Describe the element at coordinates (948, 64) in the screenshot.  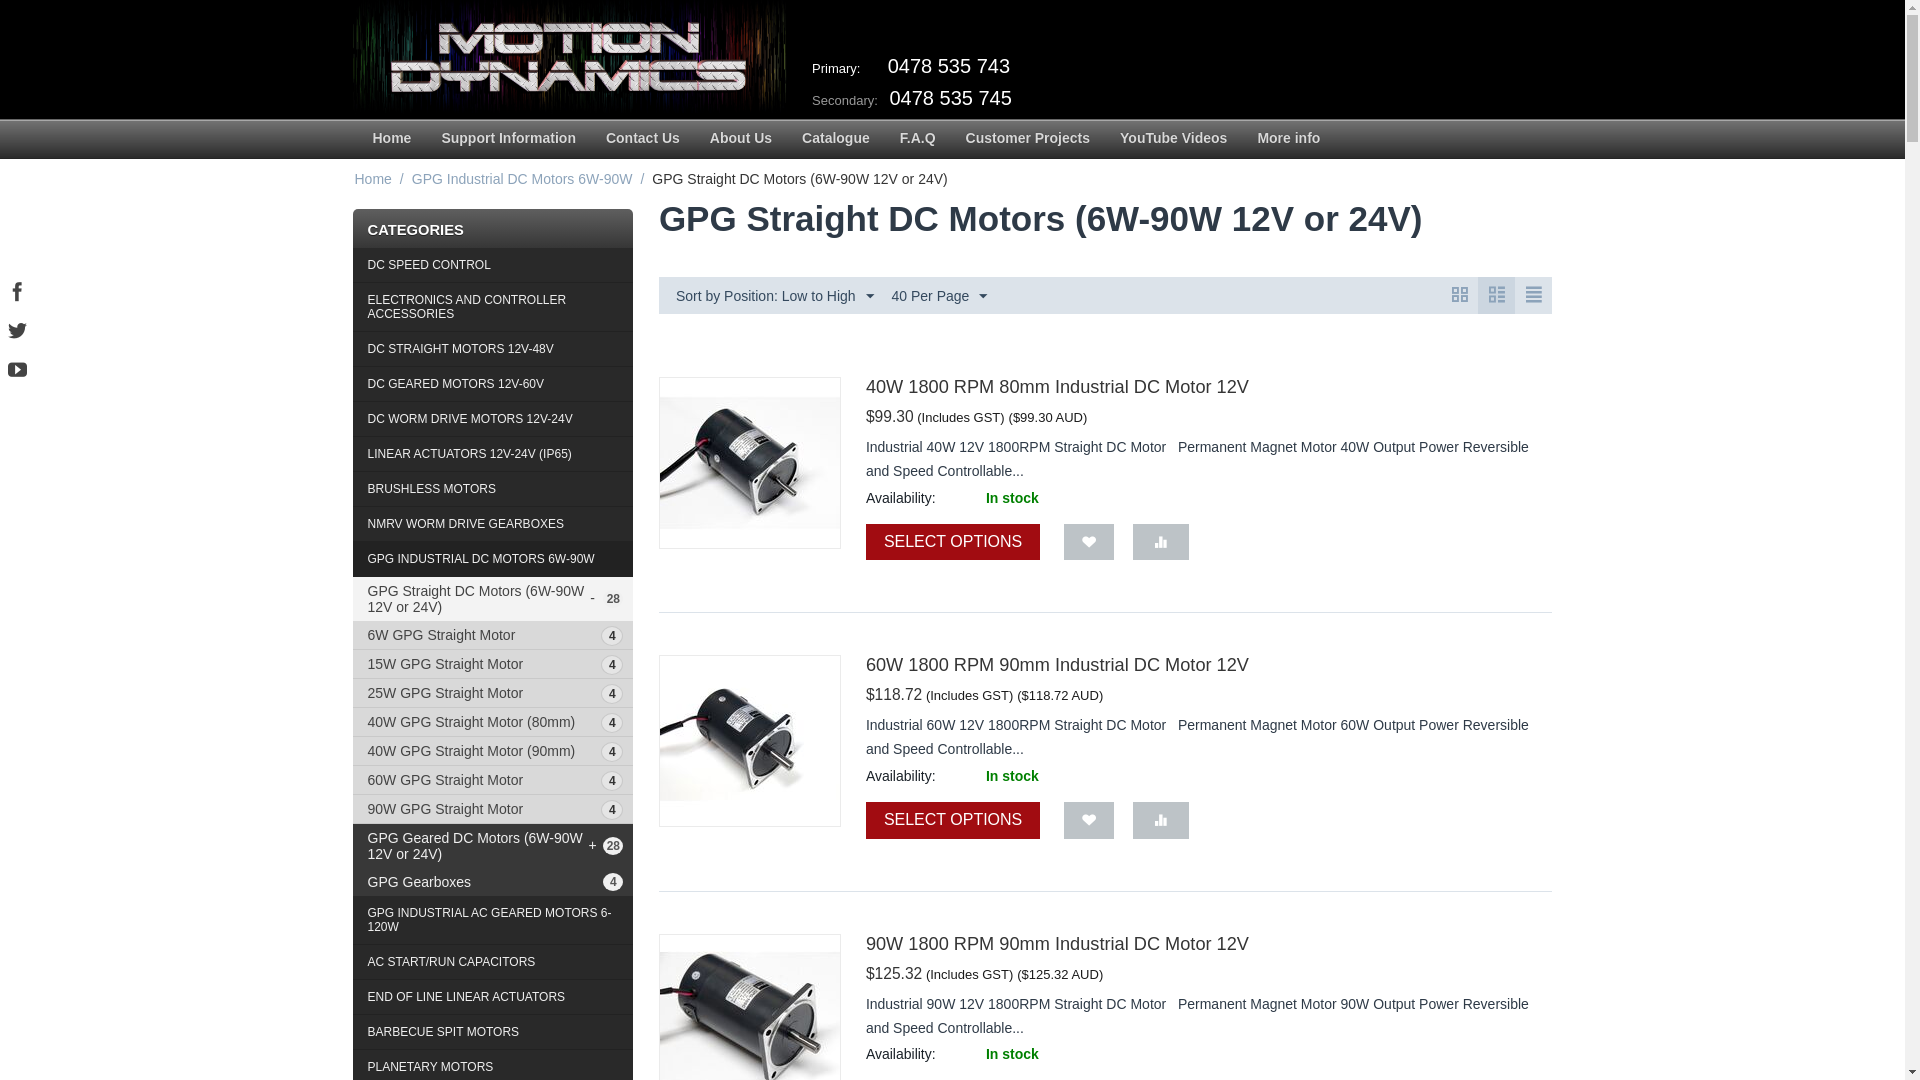
I see `'0478 535 743'` at that location.